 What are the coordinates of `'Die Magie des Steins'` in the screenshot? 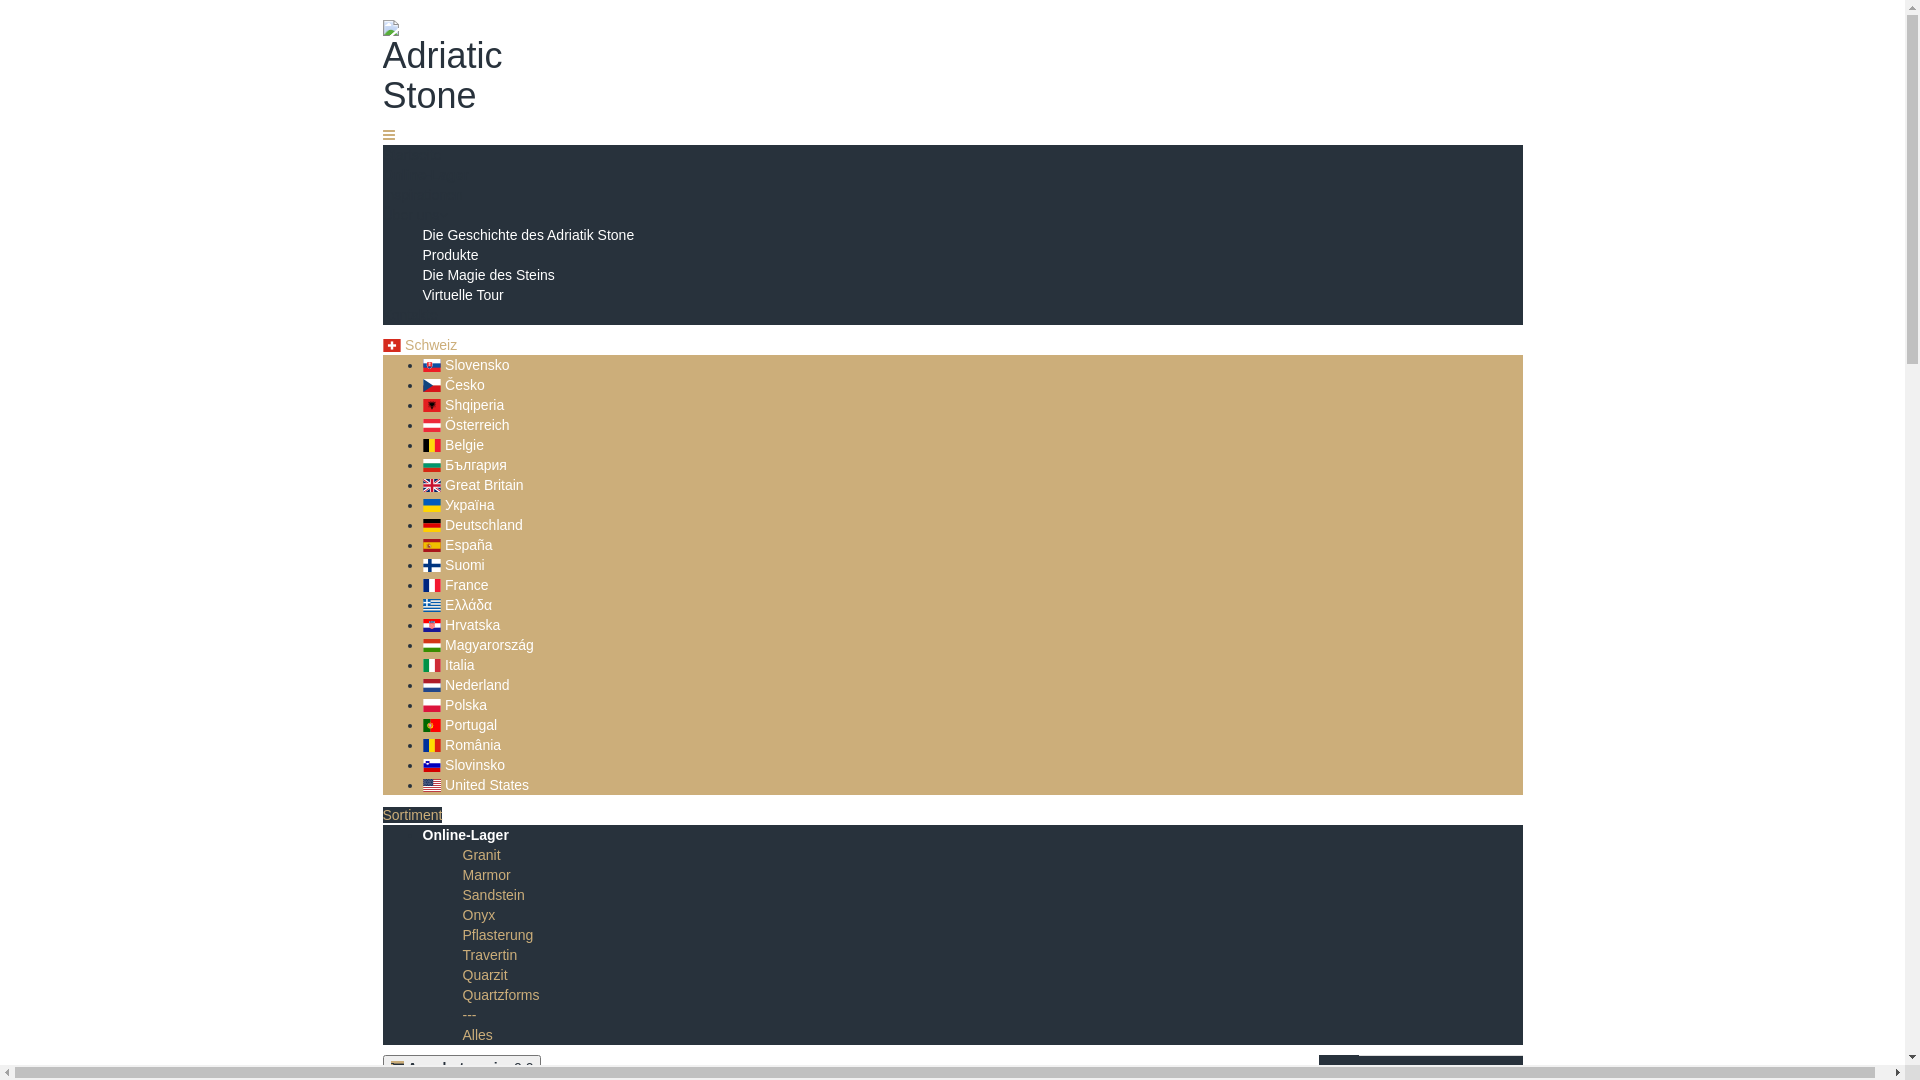 It's located at (488, 274).